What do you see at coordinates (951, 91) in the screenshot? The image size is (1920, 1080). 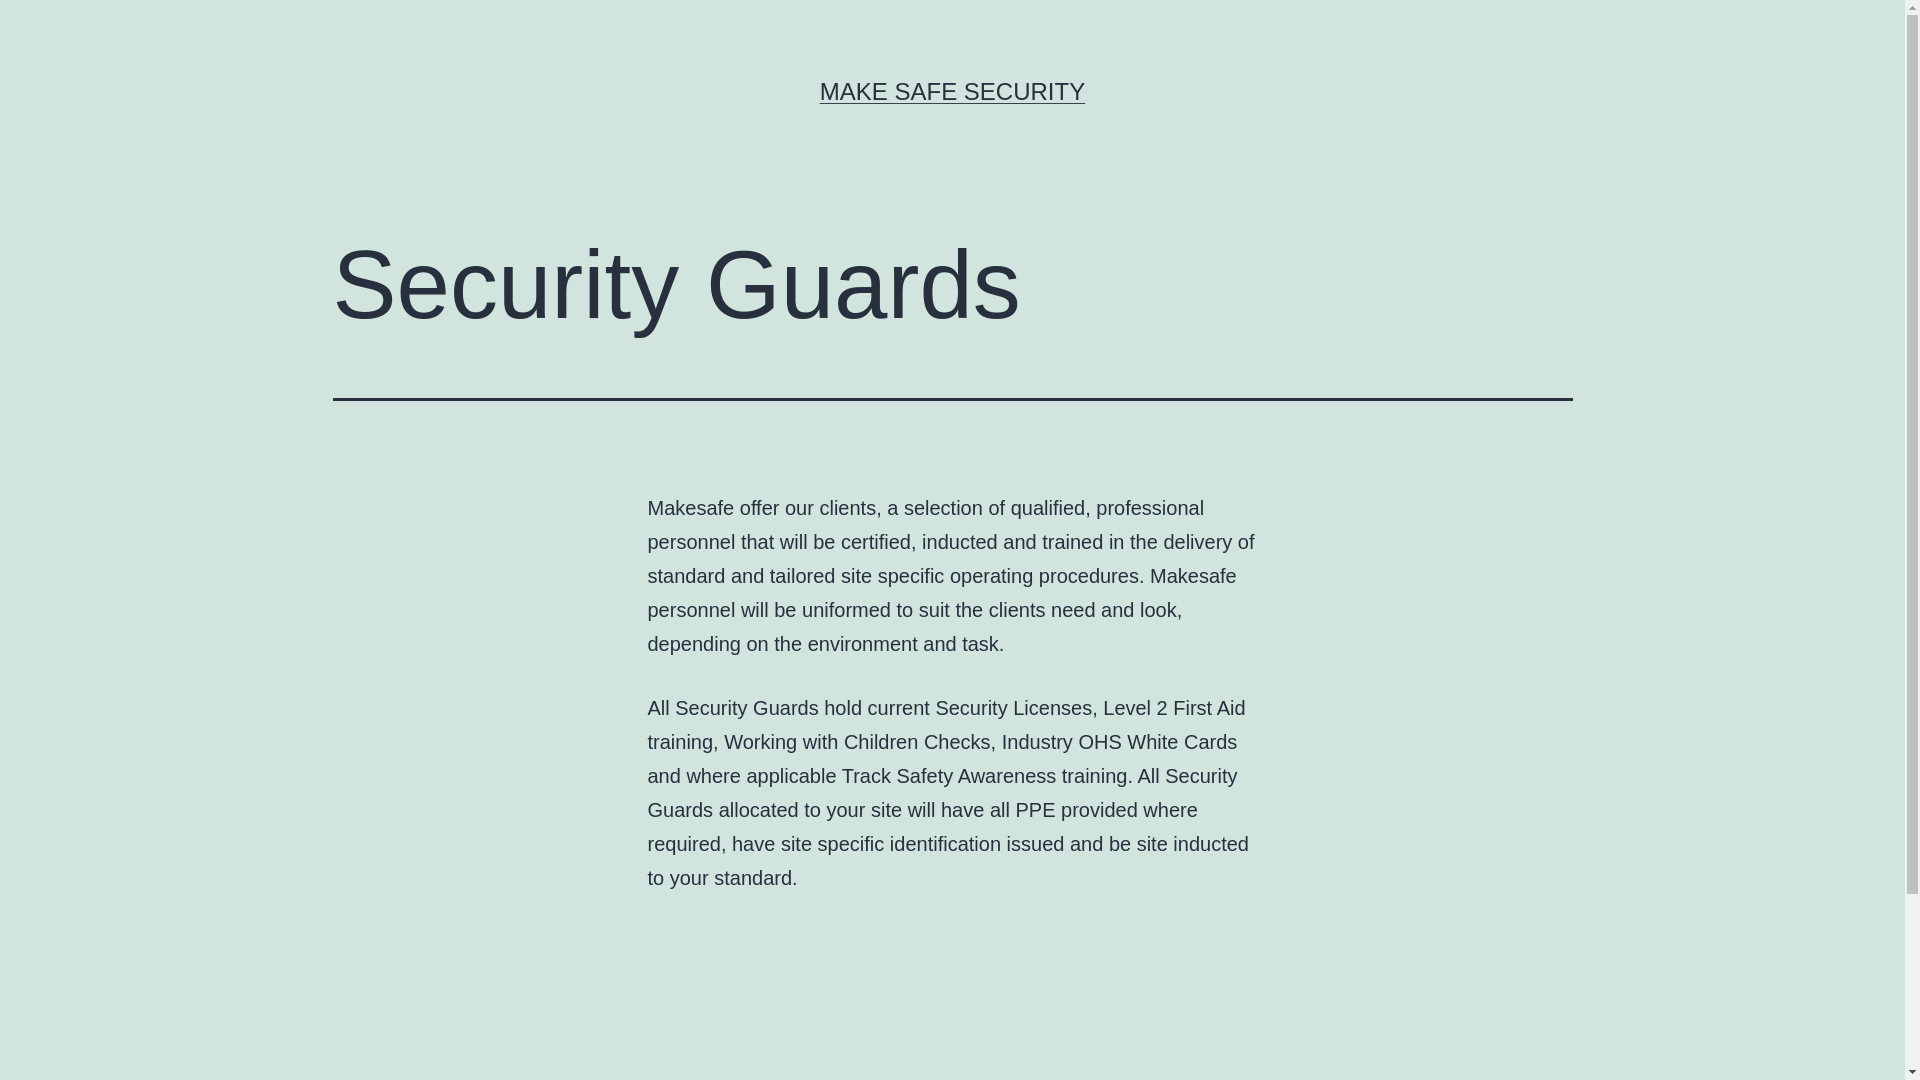 I see `'MAKE SAFE SECURITY'` at bounding box center [951, 91].